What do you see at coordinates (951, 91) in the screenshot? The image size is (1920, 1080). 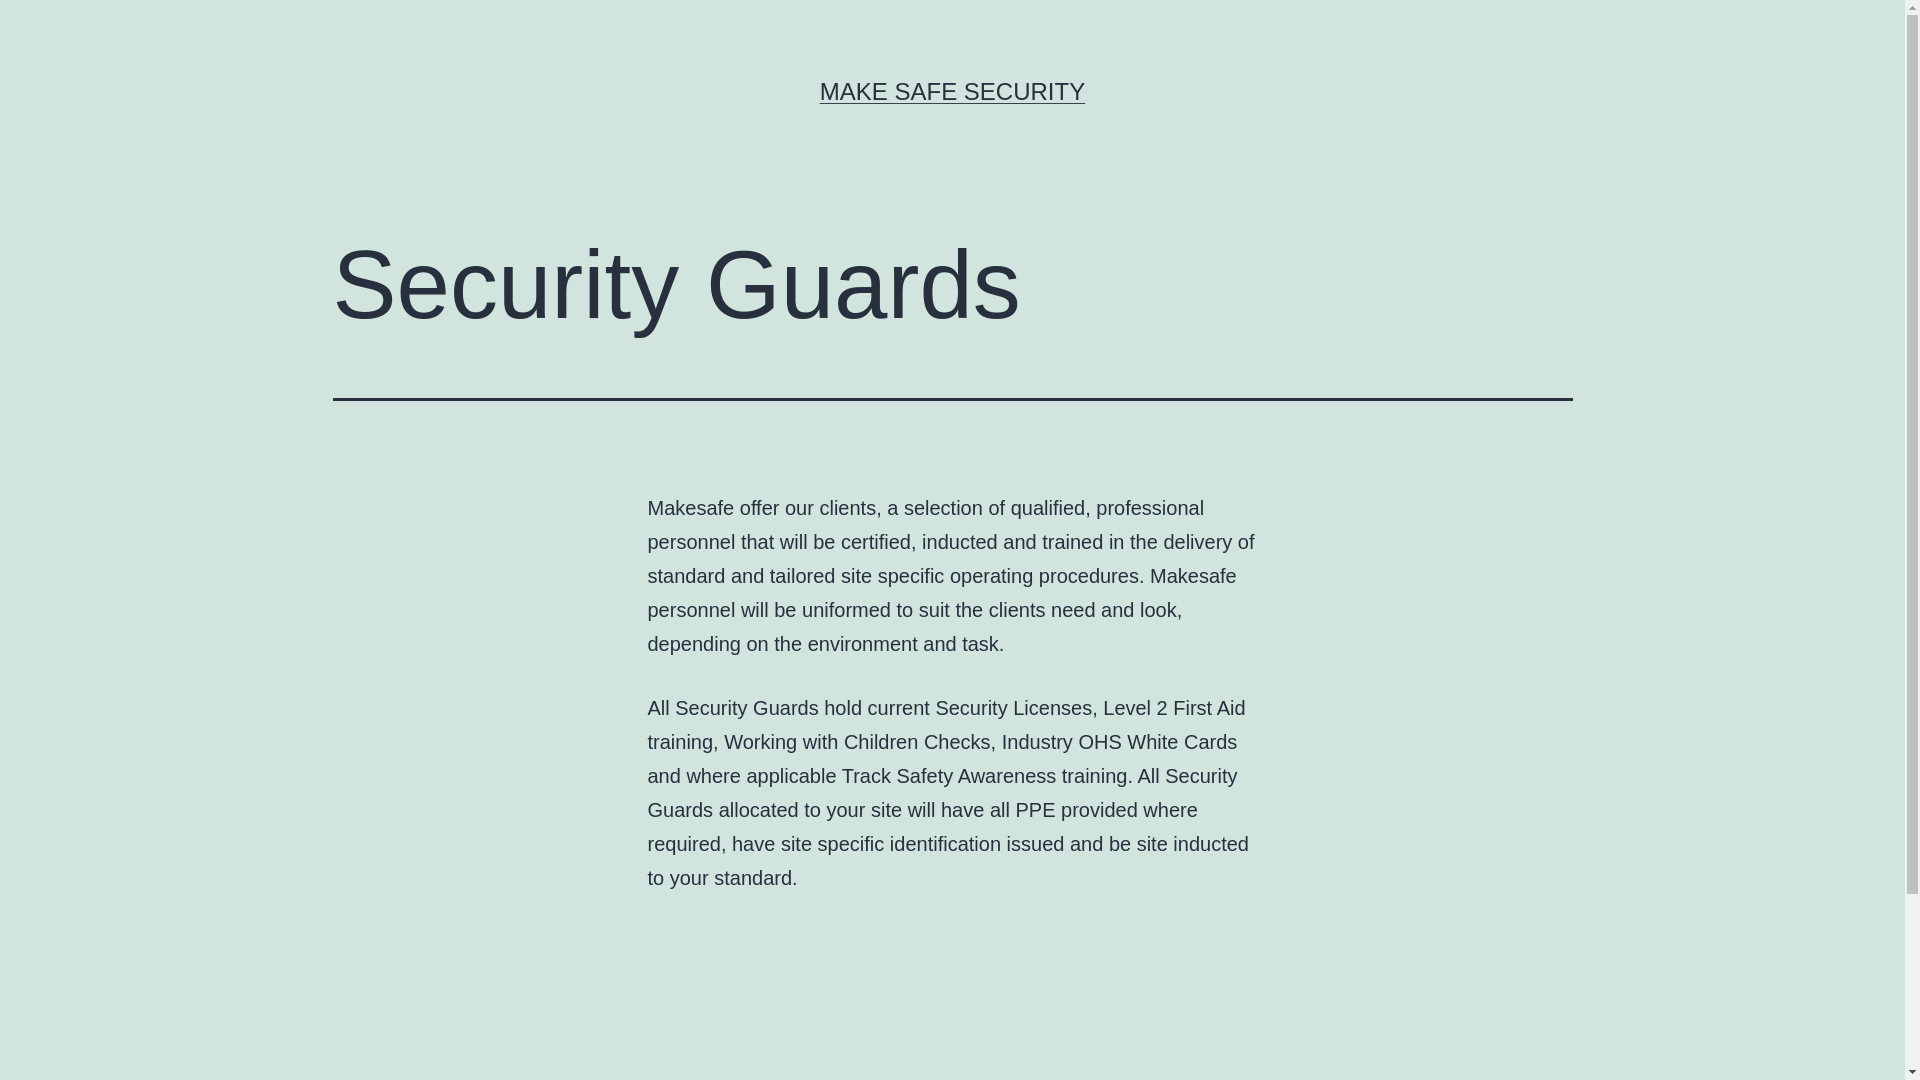 I see `'MAKE SAFE SECURITY'` at bounding box center [951, 91].